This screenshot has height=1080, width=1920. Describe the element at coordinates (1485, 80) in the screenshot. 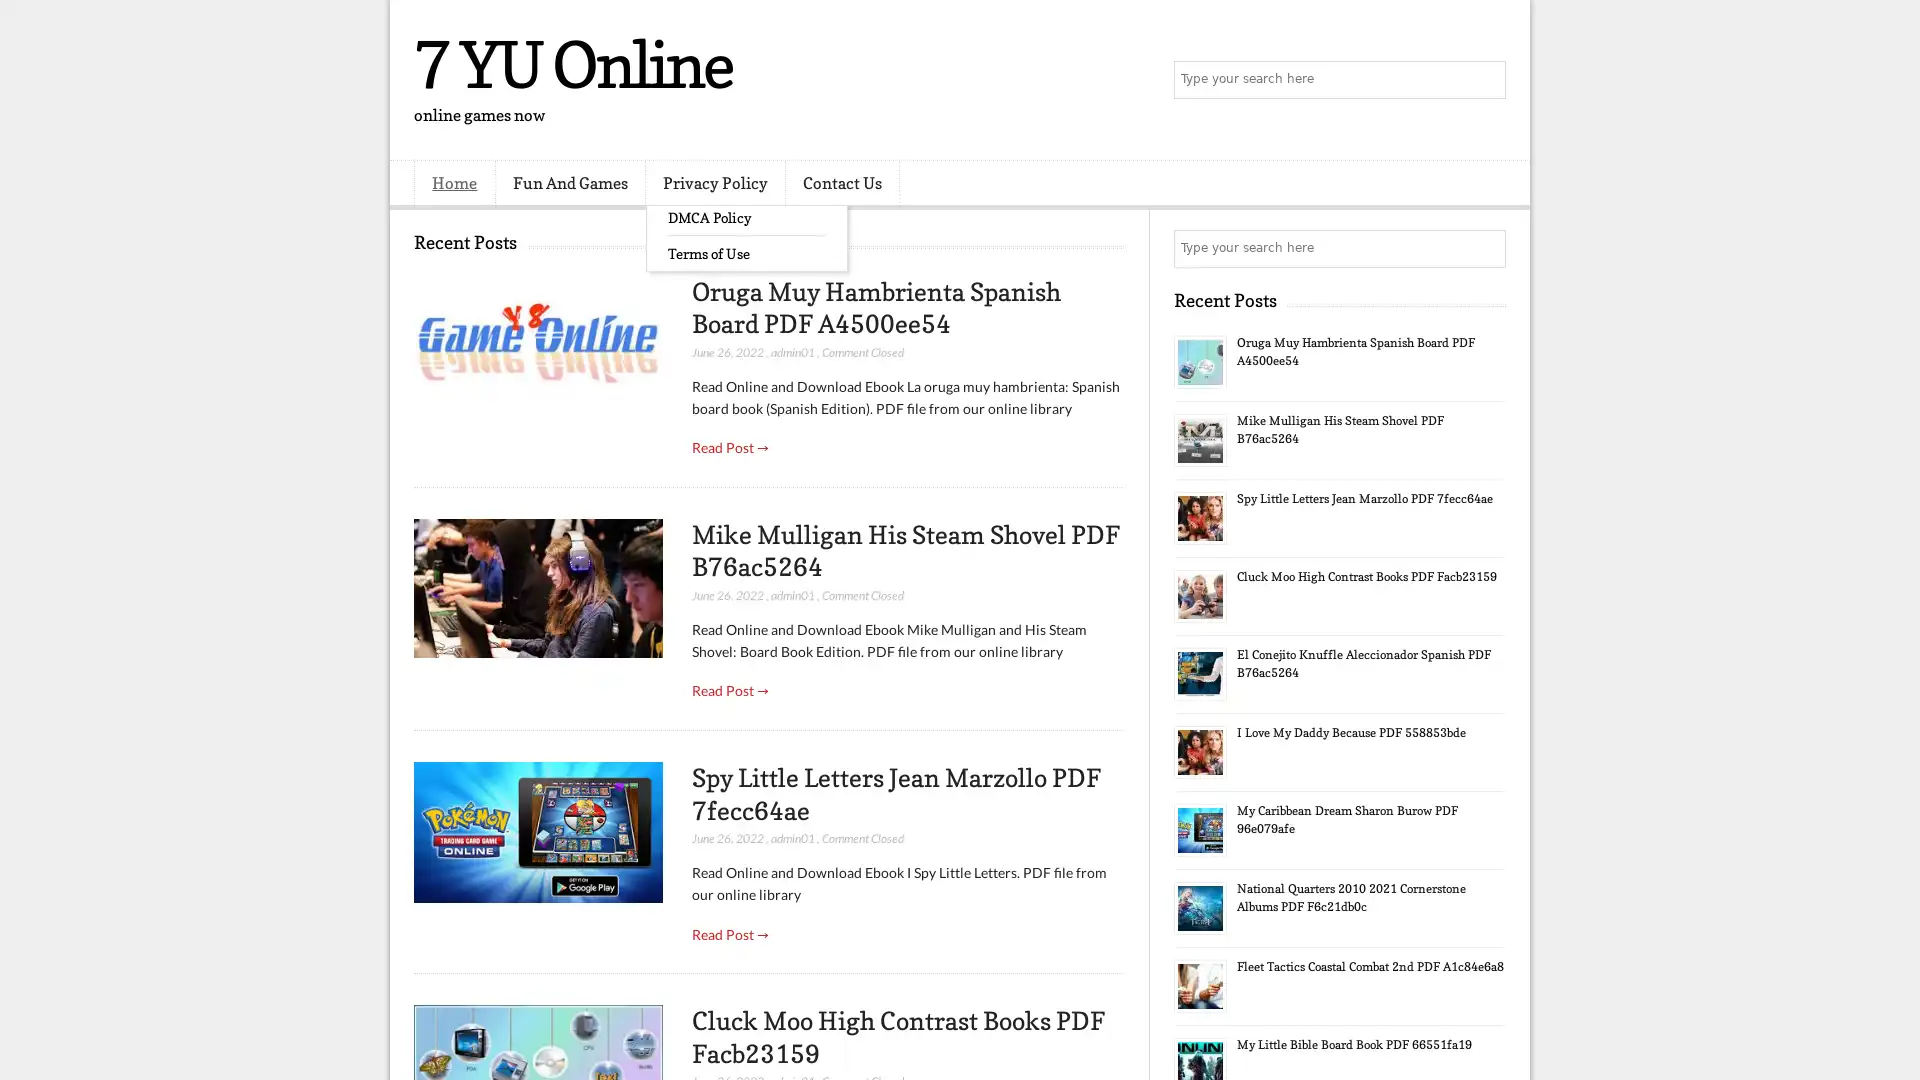

I see `Search` at that location.